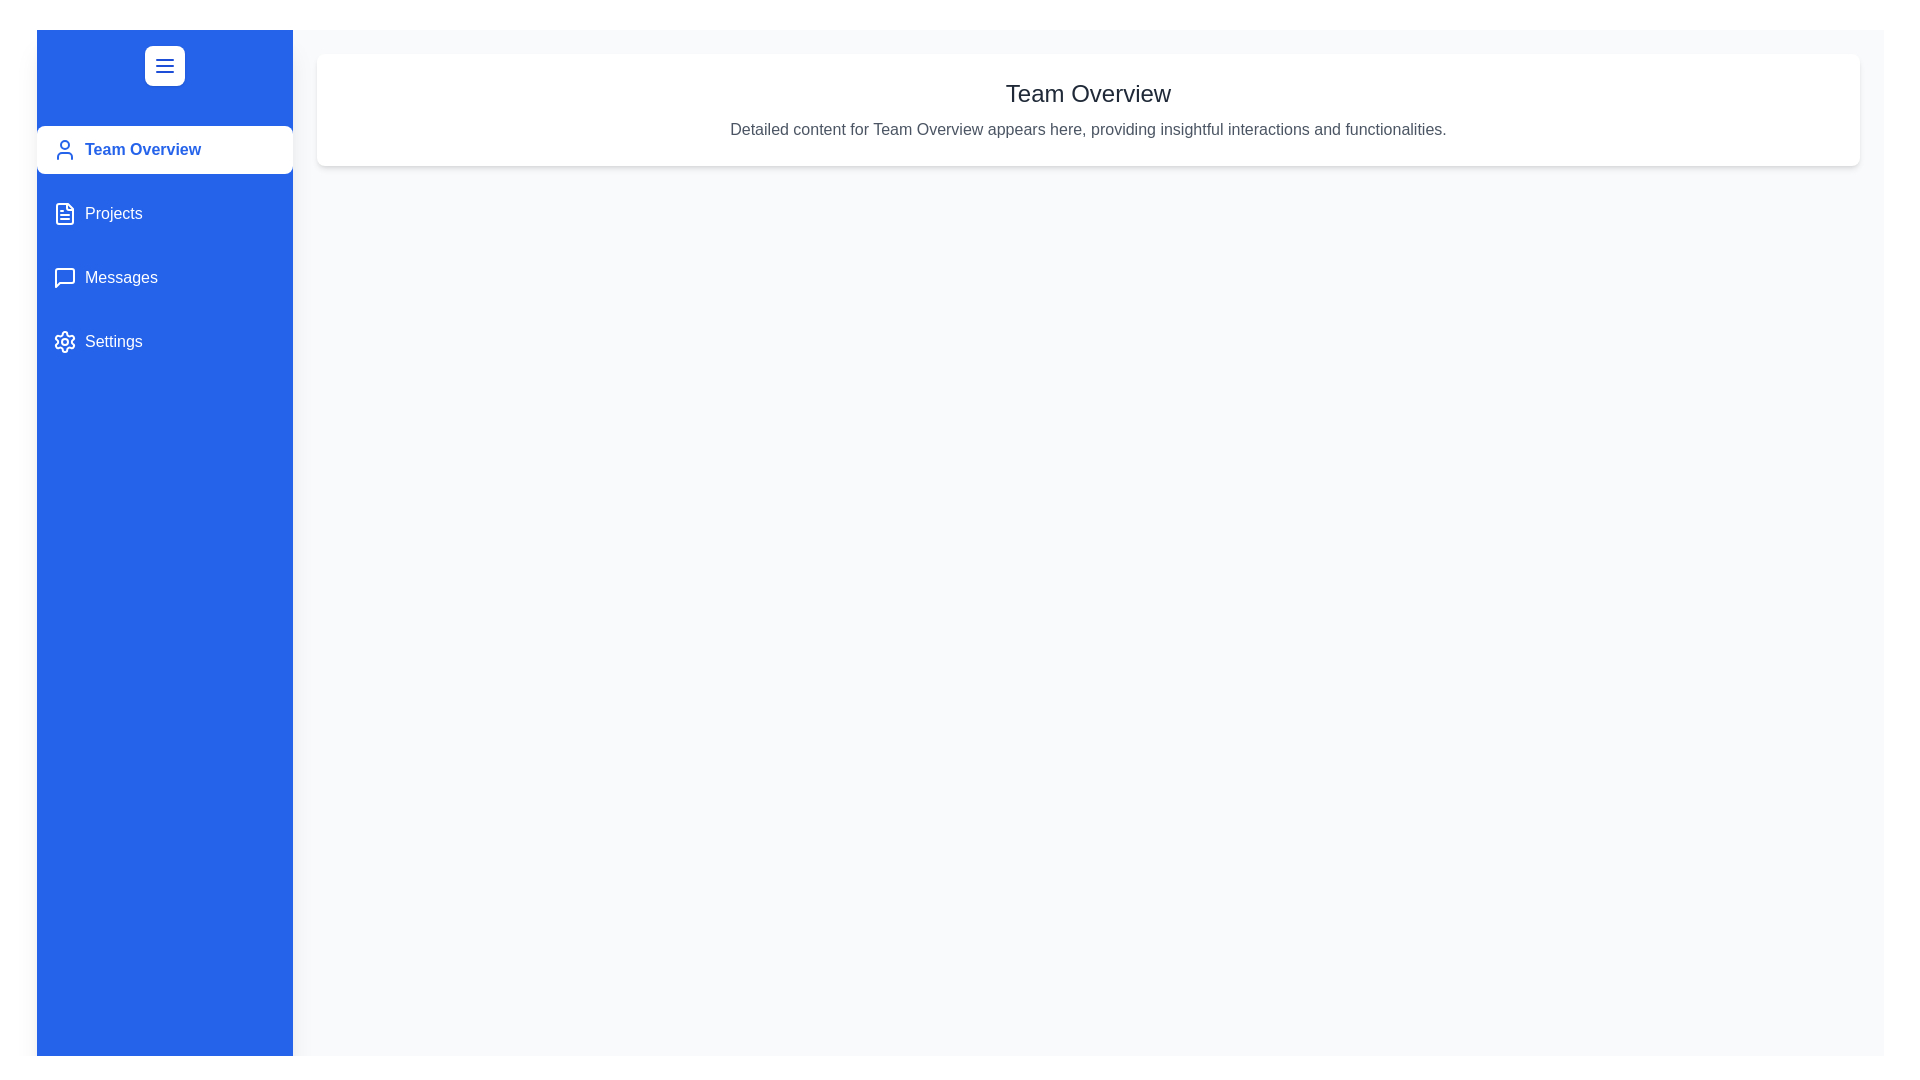 The image size is (1920, 1080). What do you see at coordinates (164, 213) in the screenshot?
I see `the sidebar item Projects to preview its selection state` at bounding box center [164, 213].